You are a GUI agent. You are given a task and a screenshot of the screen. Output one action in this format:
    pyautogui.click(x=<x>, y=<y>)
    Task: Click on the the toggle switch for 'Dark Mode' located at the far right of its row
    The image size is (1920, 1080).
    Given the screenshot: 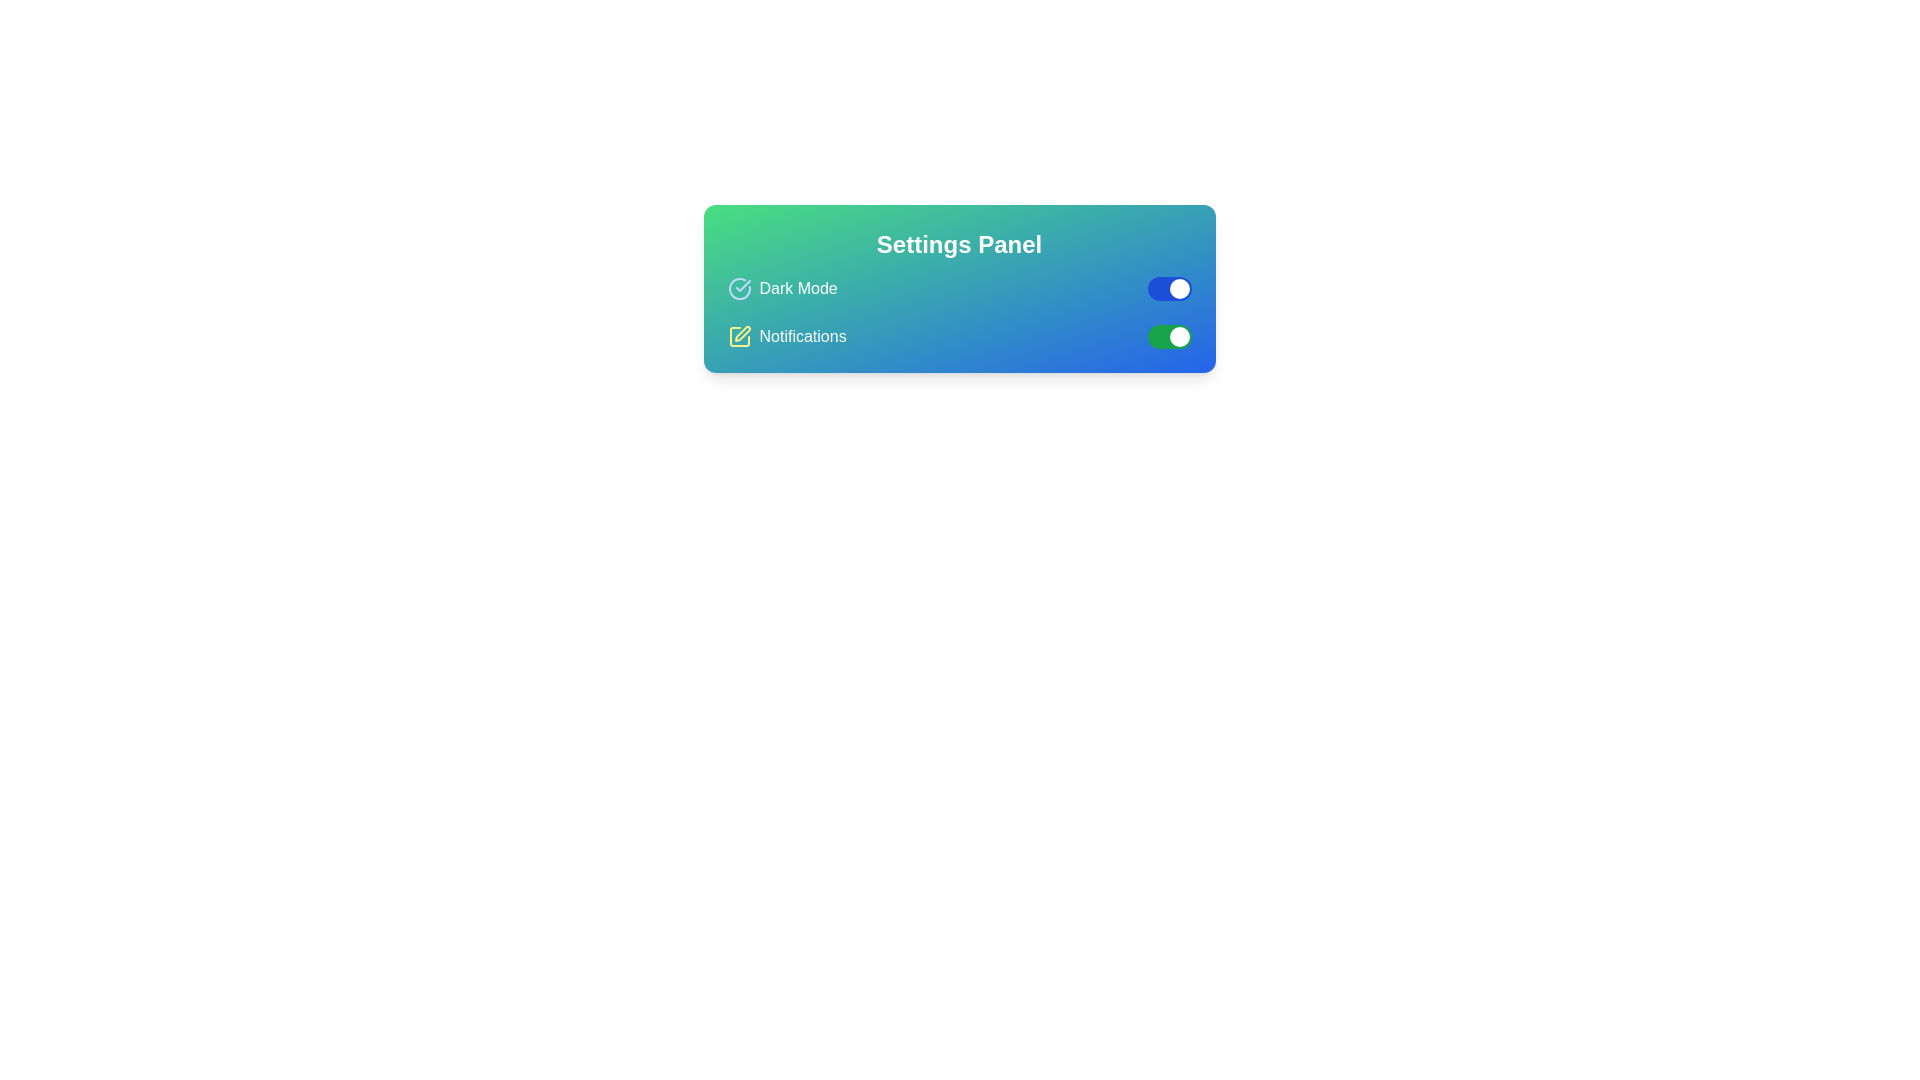 What is the action you would take?
    pyautogui.click(x=1169, y=289)
    